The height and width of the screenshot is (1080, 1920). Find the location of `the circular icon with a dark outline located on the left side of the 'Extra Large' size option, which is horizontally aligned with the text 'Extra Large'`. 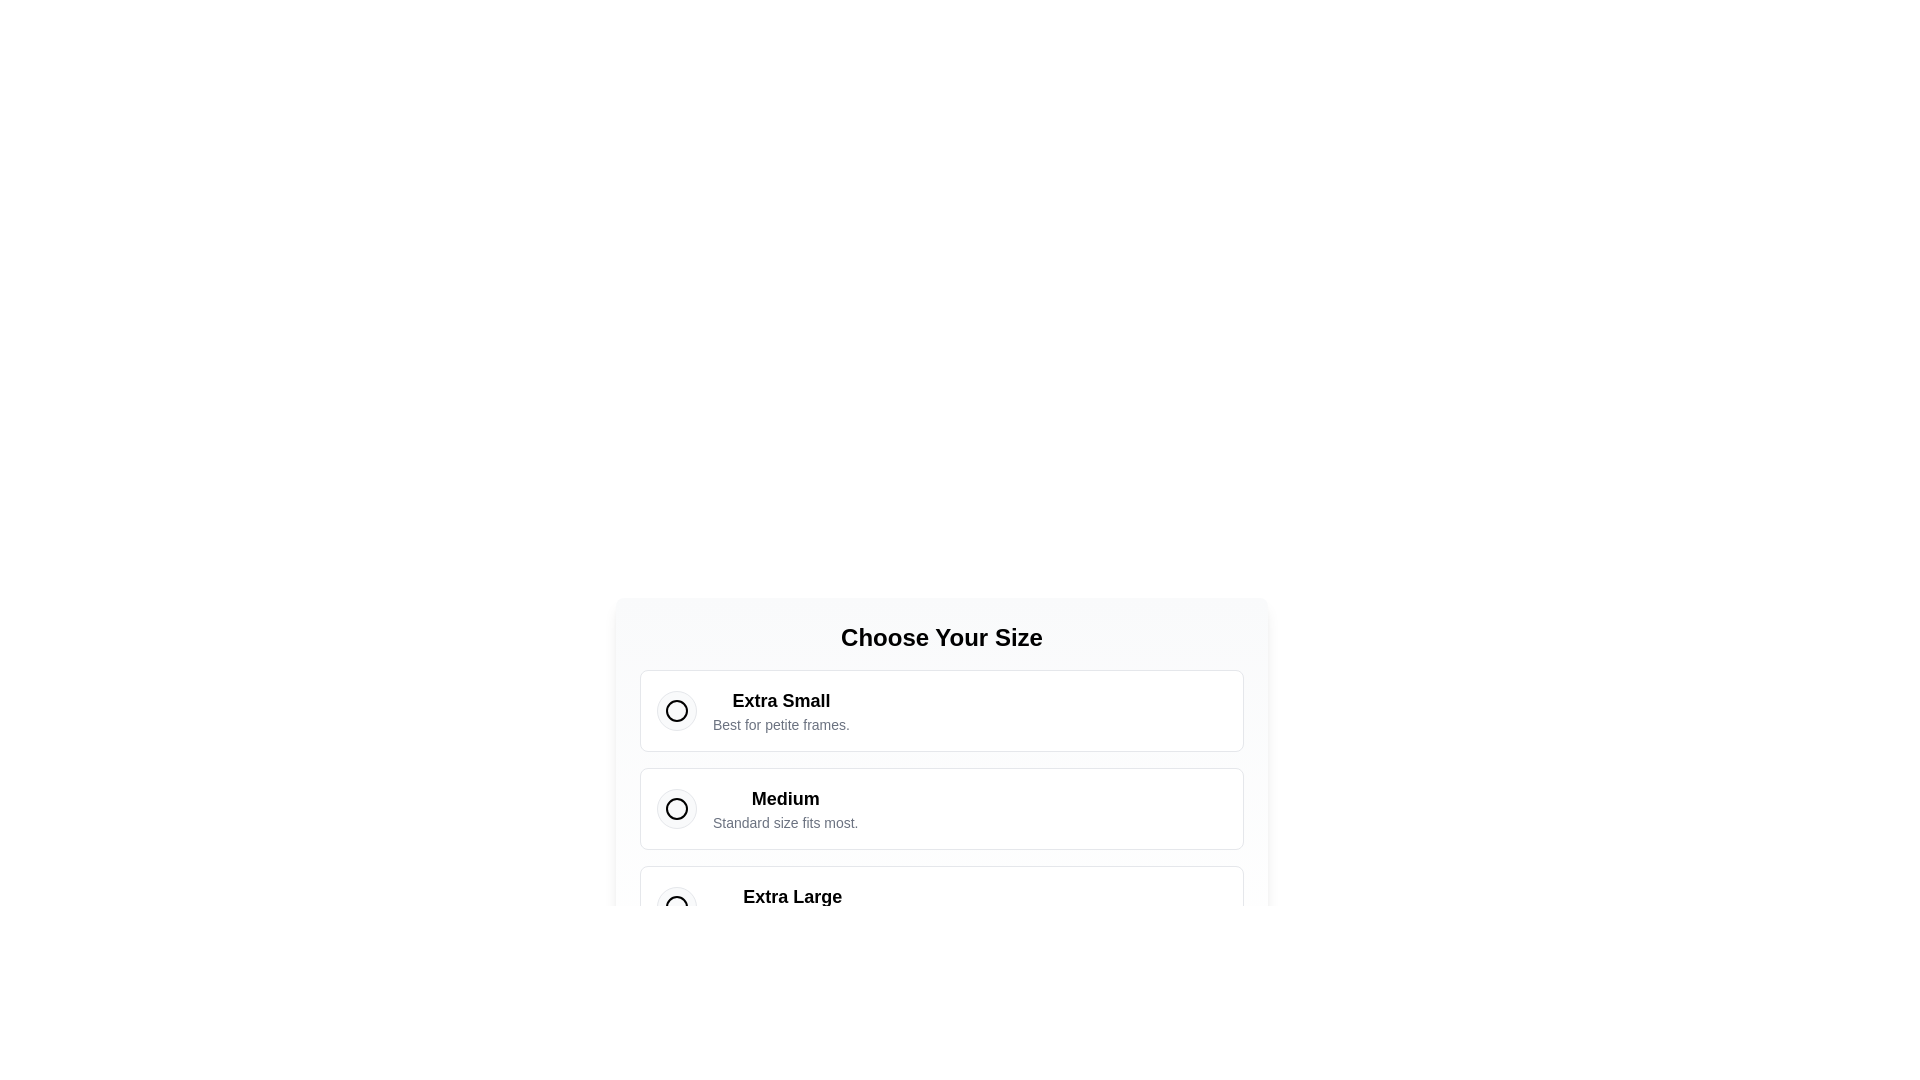

the circular icon with a dark outline located on the left side of the 'Extra Large' size option, which is horizontally aligned with the text 'Extra Large' is located at coordinates (676, 906).